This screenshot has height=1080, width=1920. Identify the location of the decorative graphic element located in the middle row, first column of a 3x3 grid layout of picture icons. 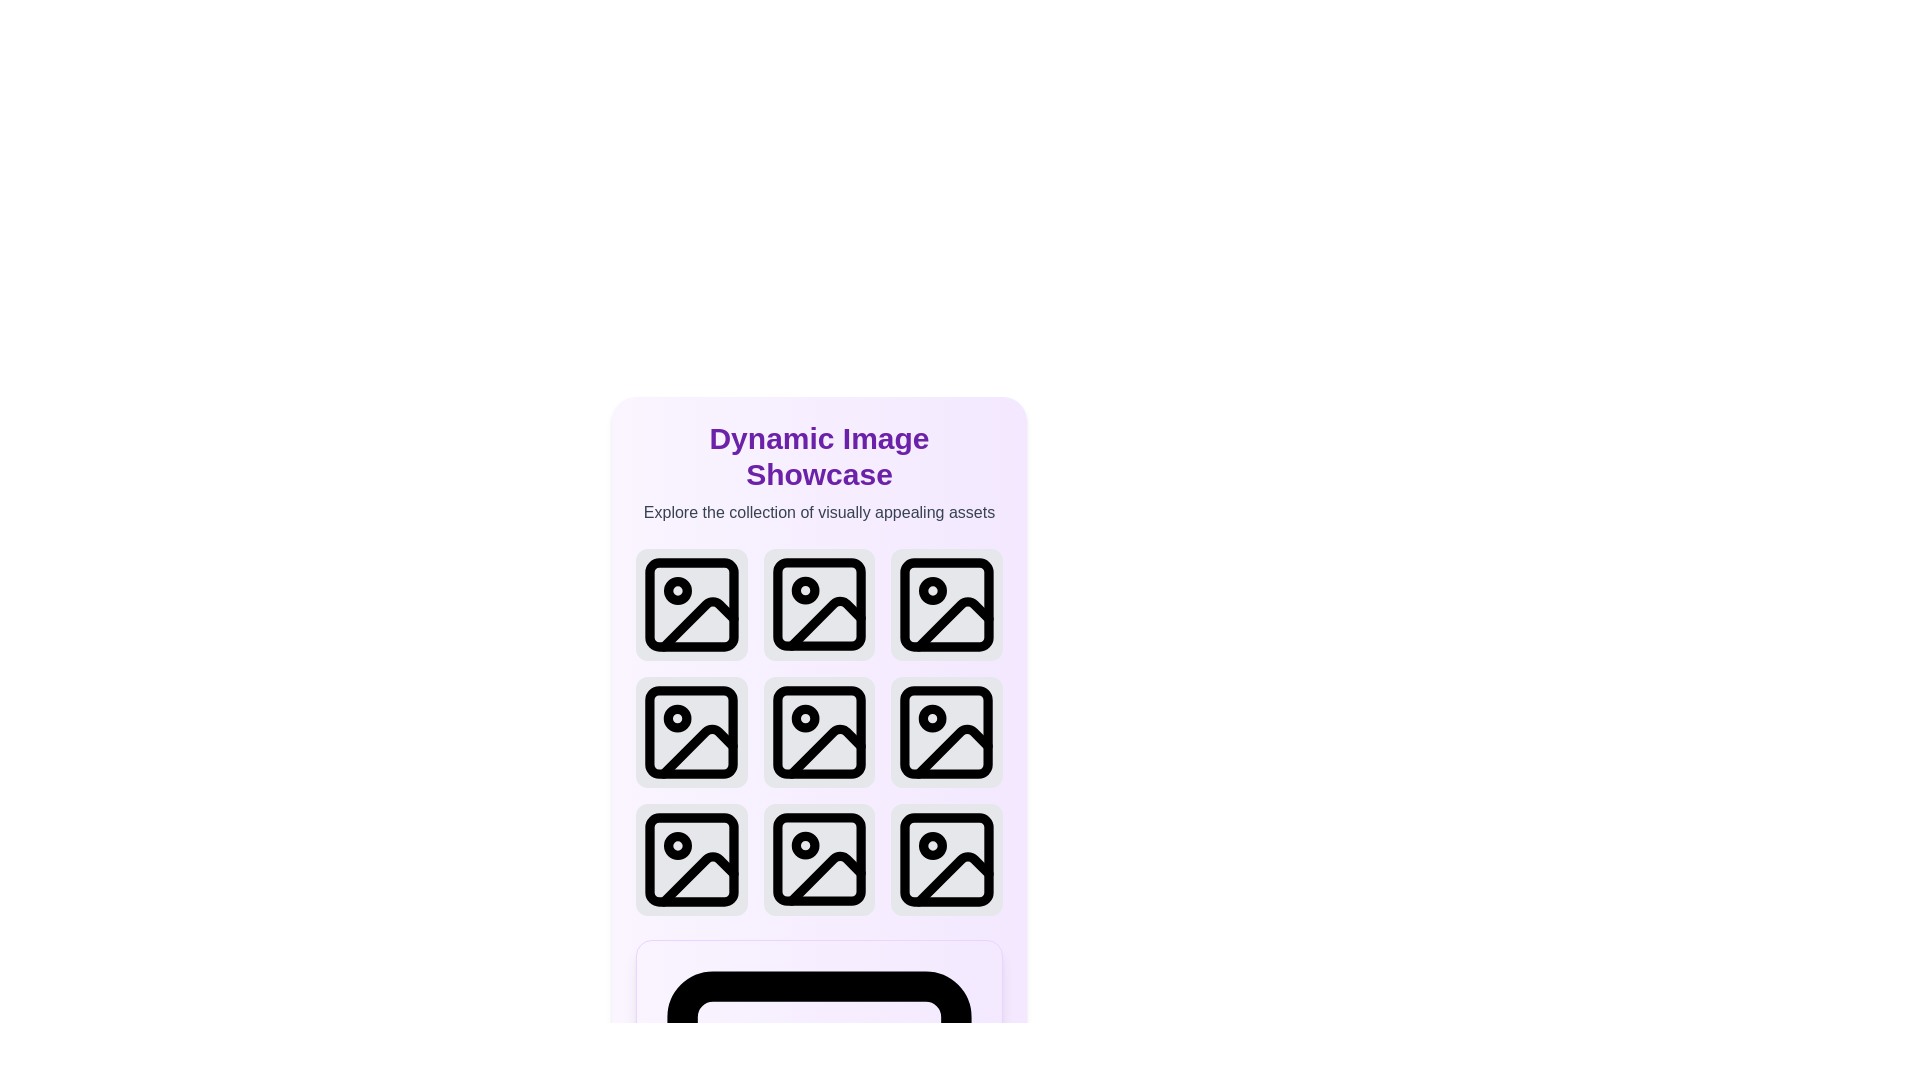
(691, 732).